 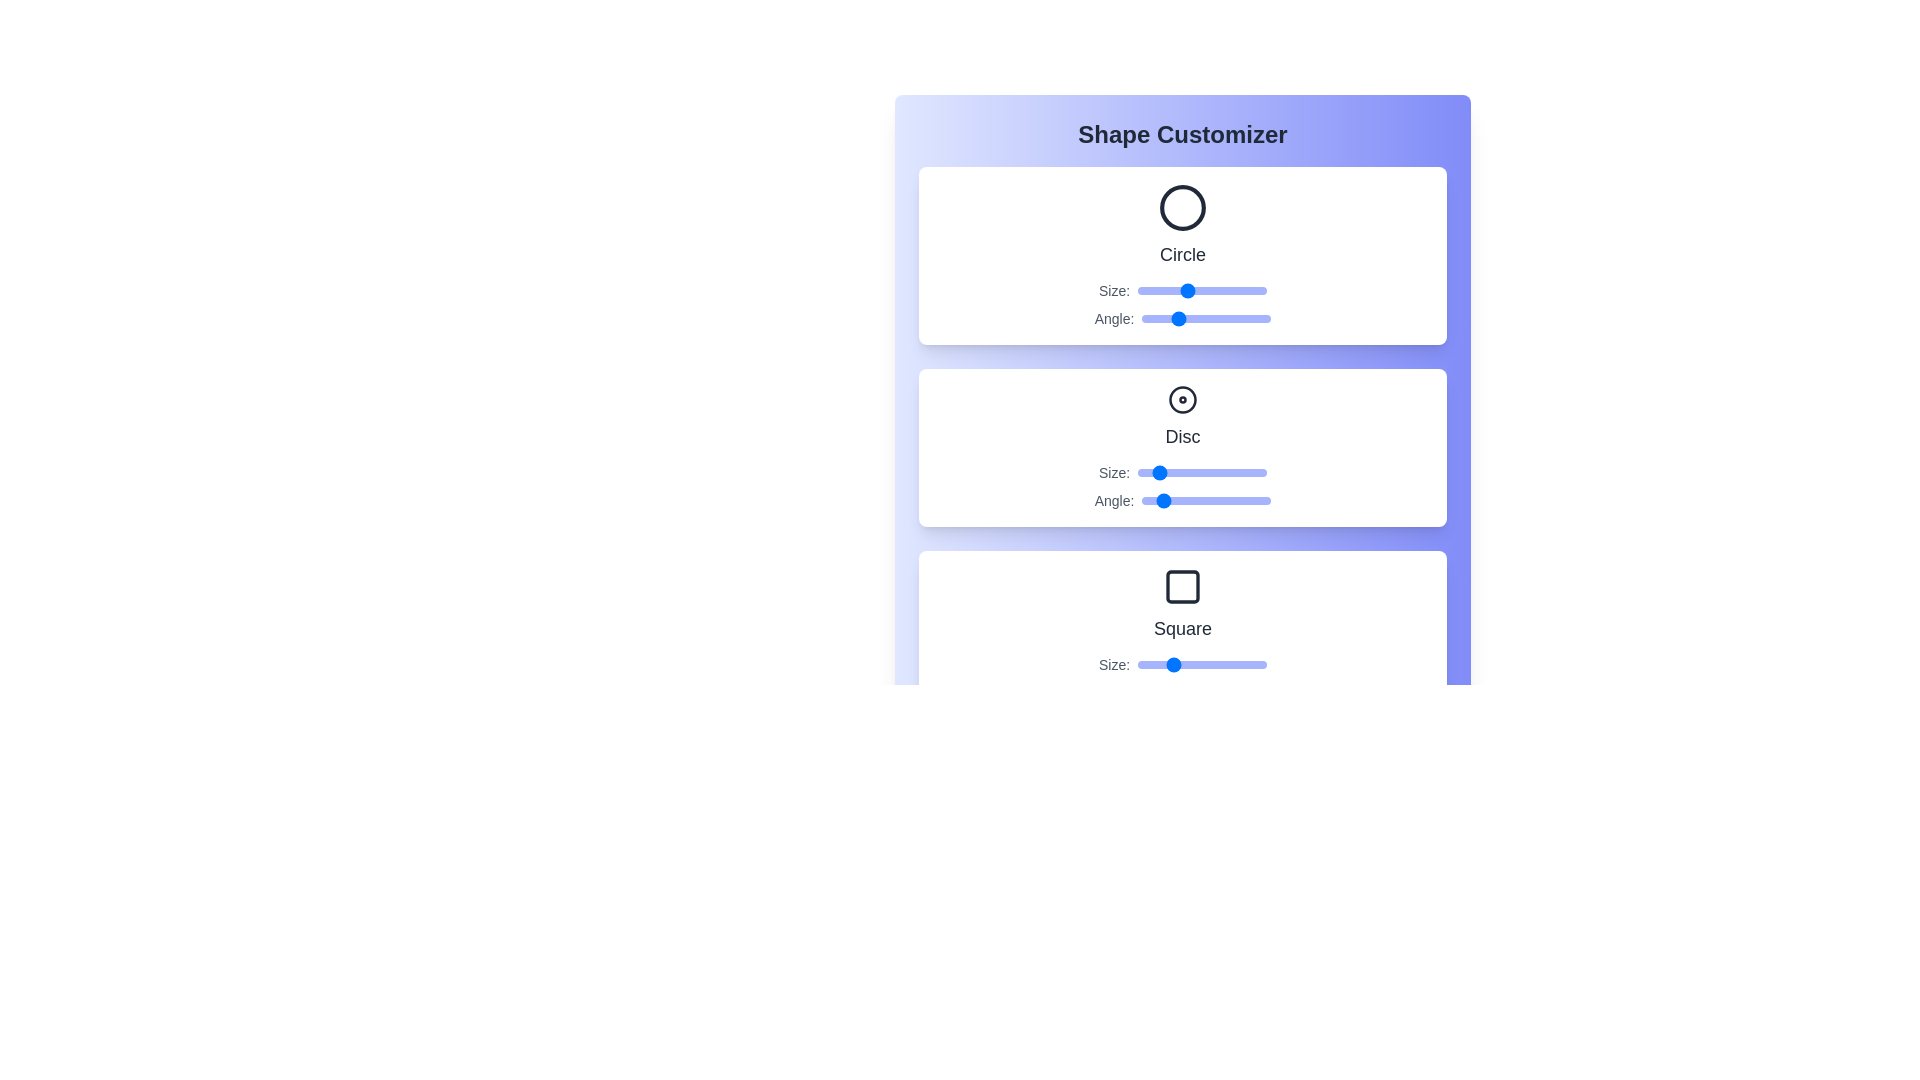 I want to click on the Circle's angle slider to 161 degrees, so click(x=1200, y=318).